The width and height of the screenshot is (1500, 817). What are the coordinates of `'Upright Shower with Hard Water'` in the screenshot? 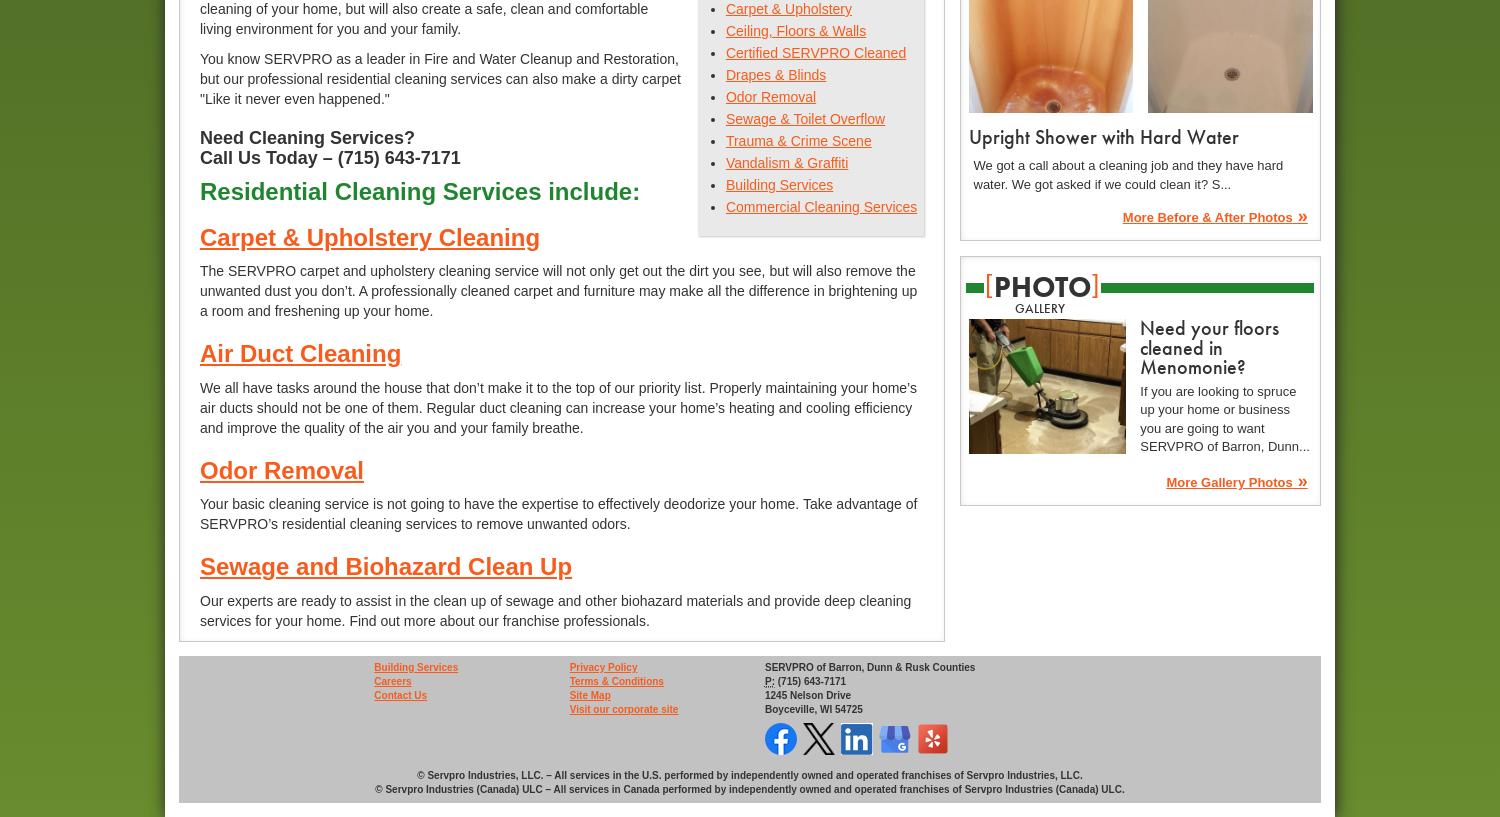 It's located at (1101, 136).